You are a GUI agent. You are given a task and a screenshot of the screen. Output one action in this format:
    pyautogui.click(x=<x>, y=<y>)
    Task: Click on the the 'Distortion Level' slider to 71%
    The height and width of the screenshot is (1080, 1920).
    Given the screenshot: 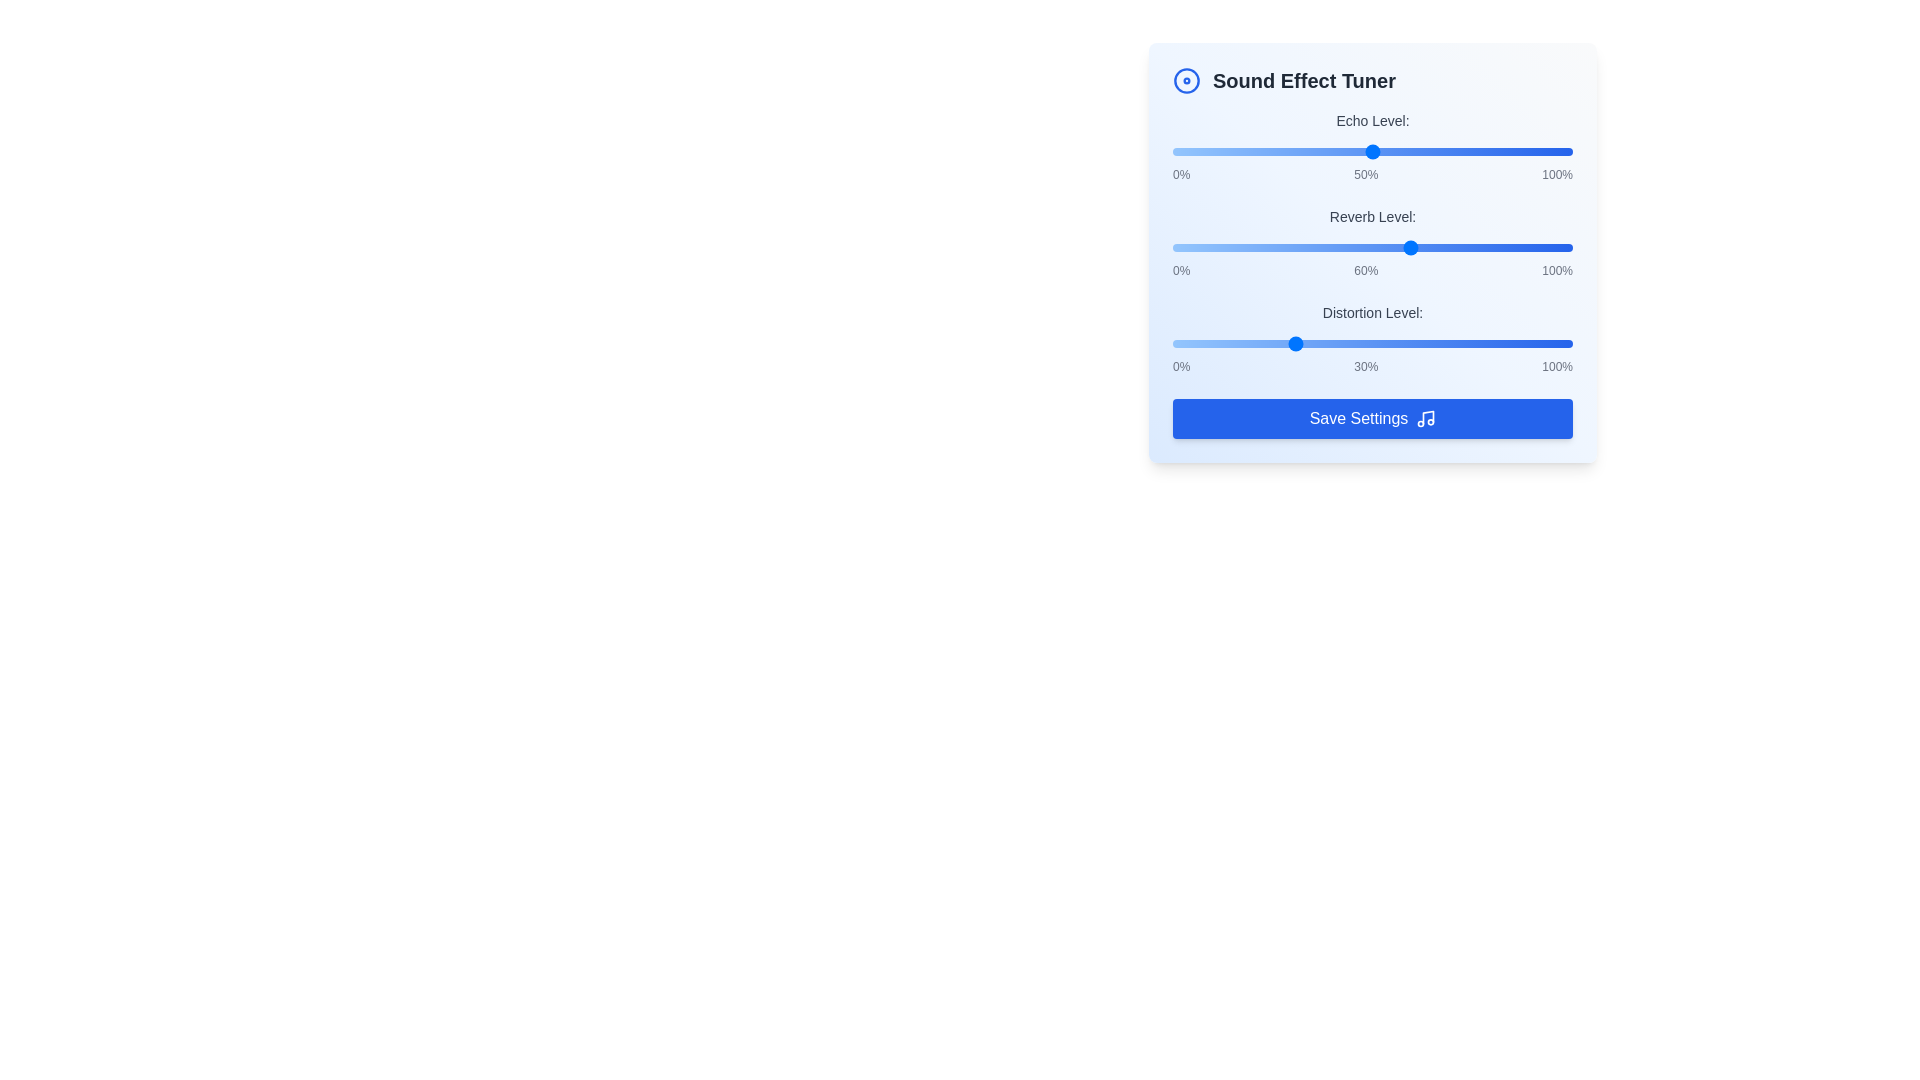 What is the action you would take?
    pyautogui.click(x=1457, y=342)
    